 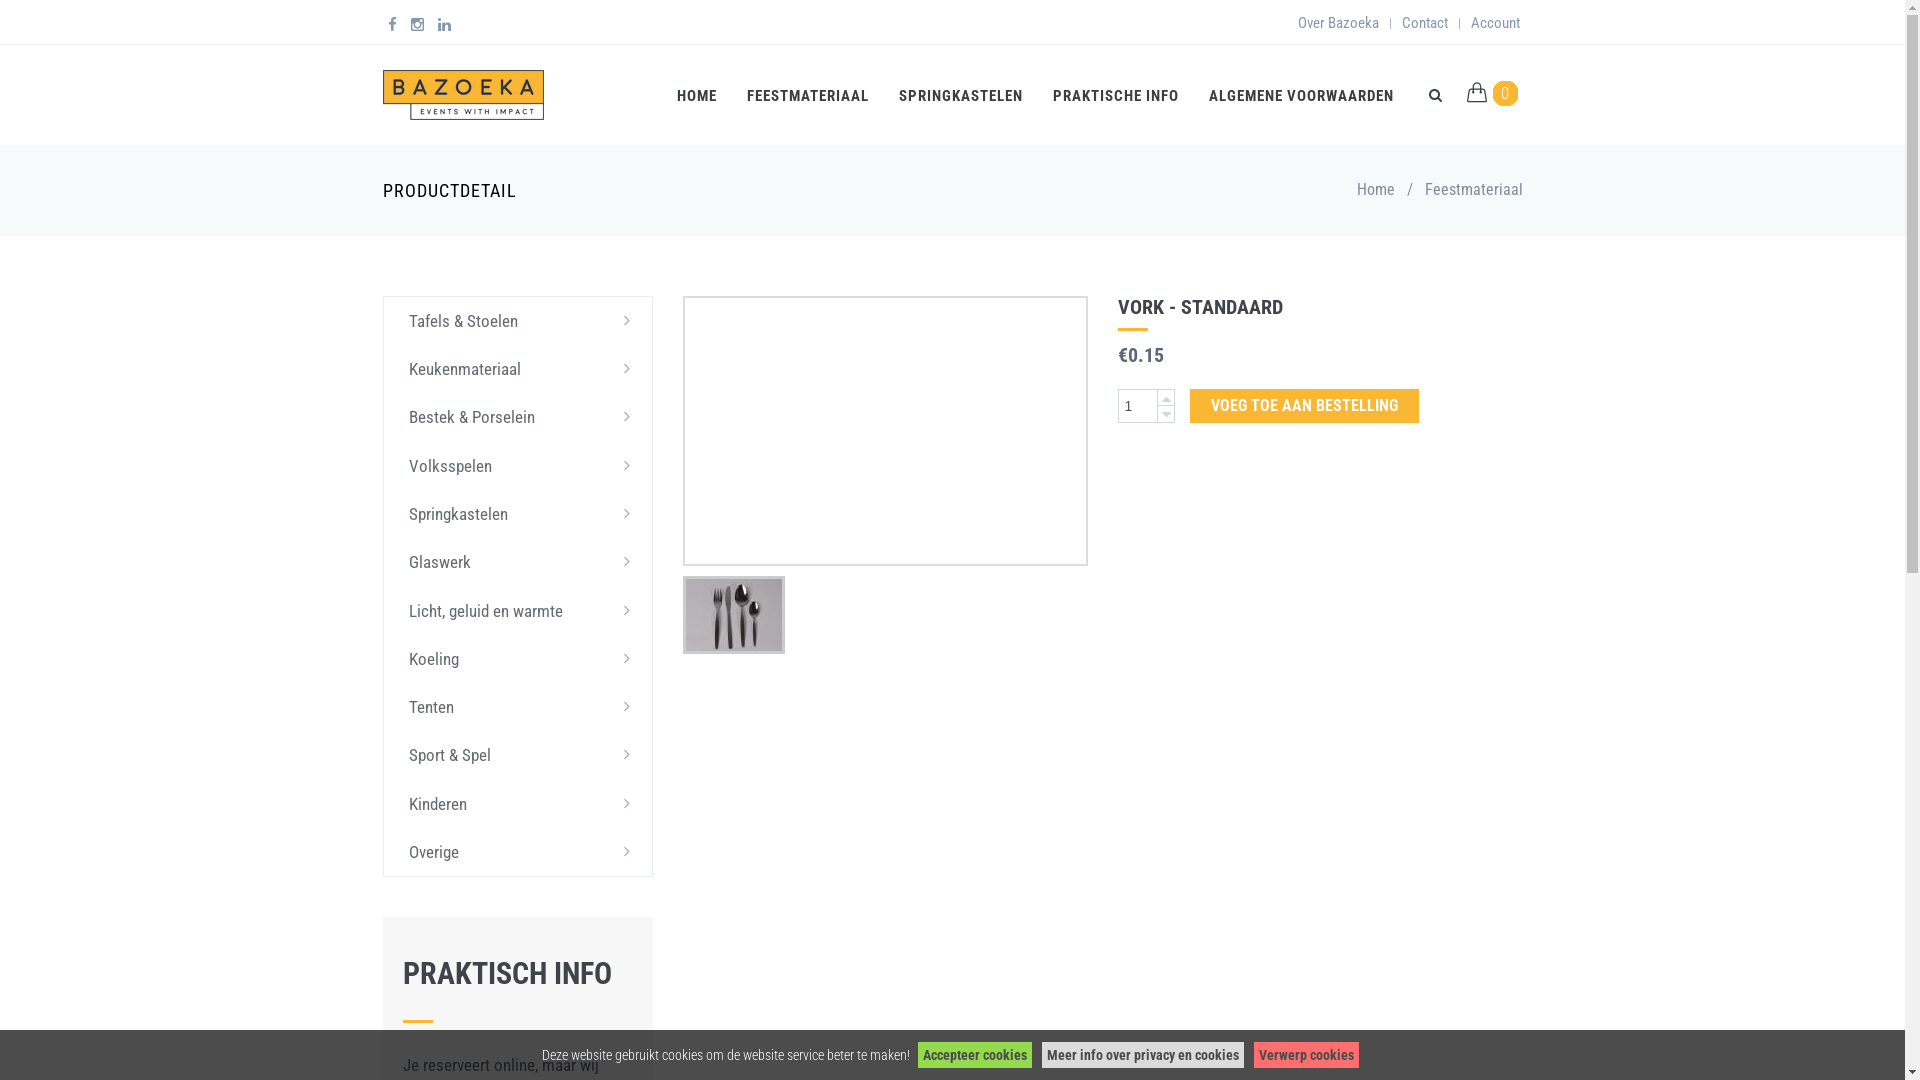 What do you see at coordinates (662, 95) in the screenshot?
I see `'HOME'` at bounding box center [662, 95].